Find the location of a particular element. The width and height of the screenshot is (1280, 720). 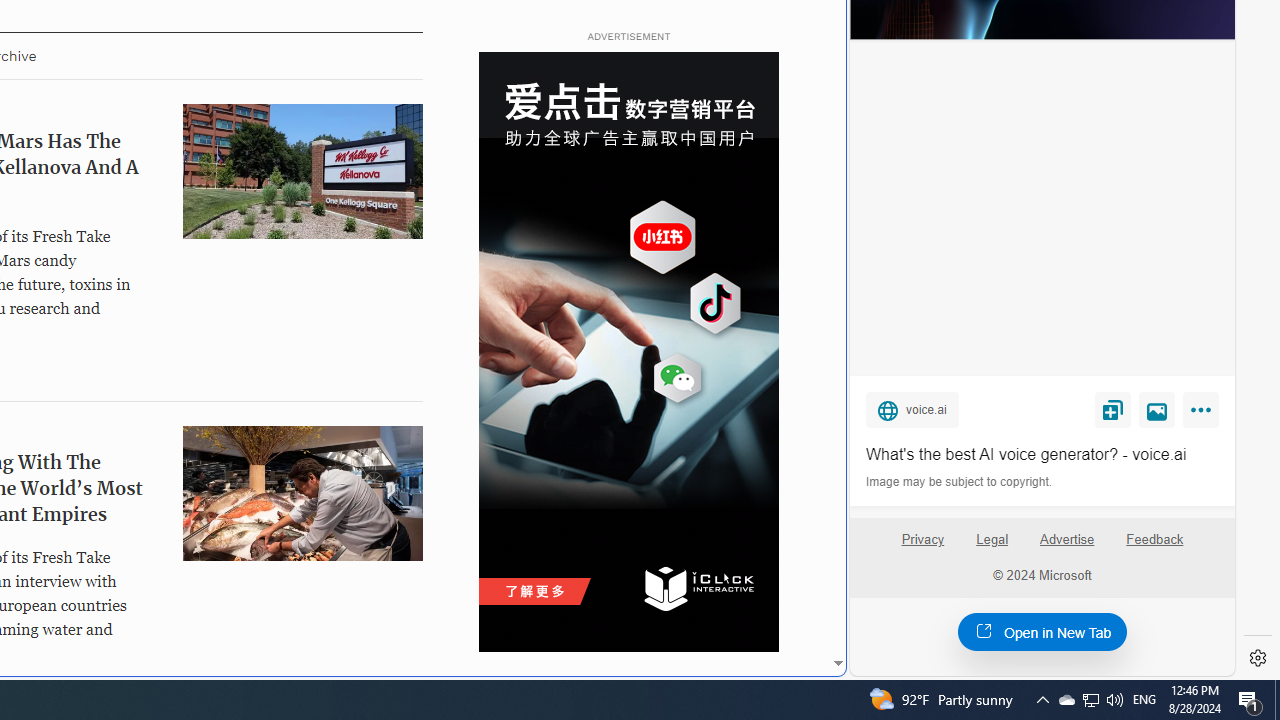

'Legal' is located at coordinates (992, 547).